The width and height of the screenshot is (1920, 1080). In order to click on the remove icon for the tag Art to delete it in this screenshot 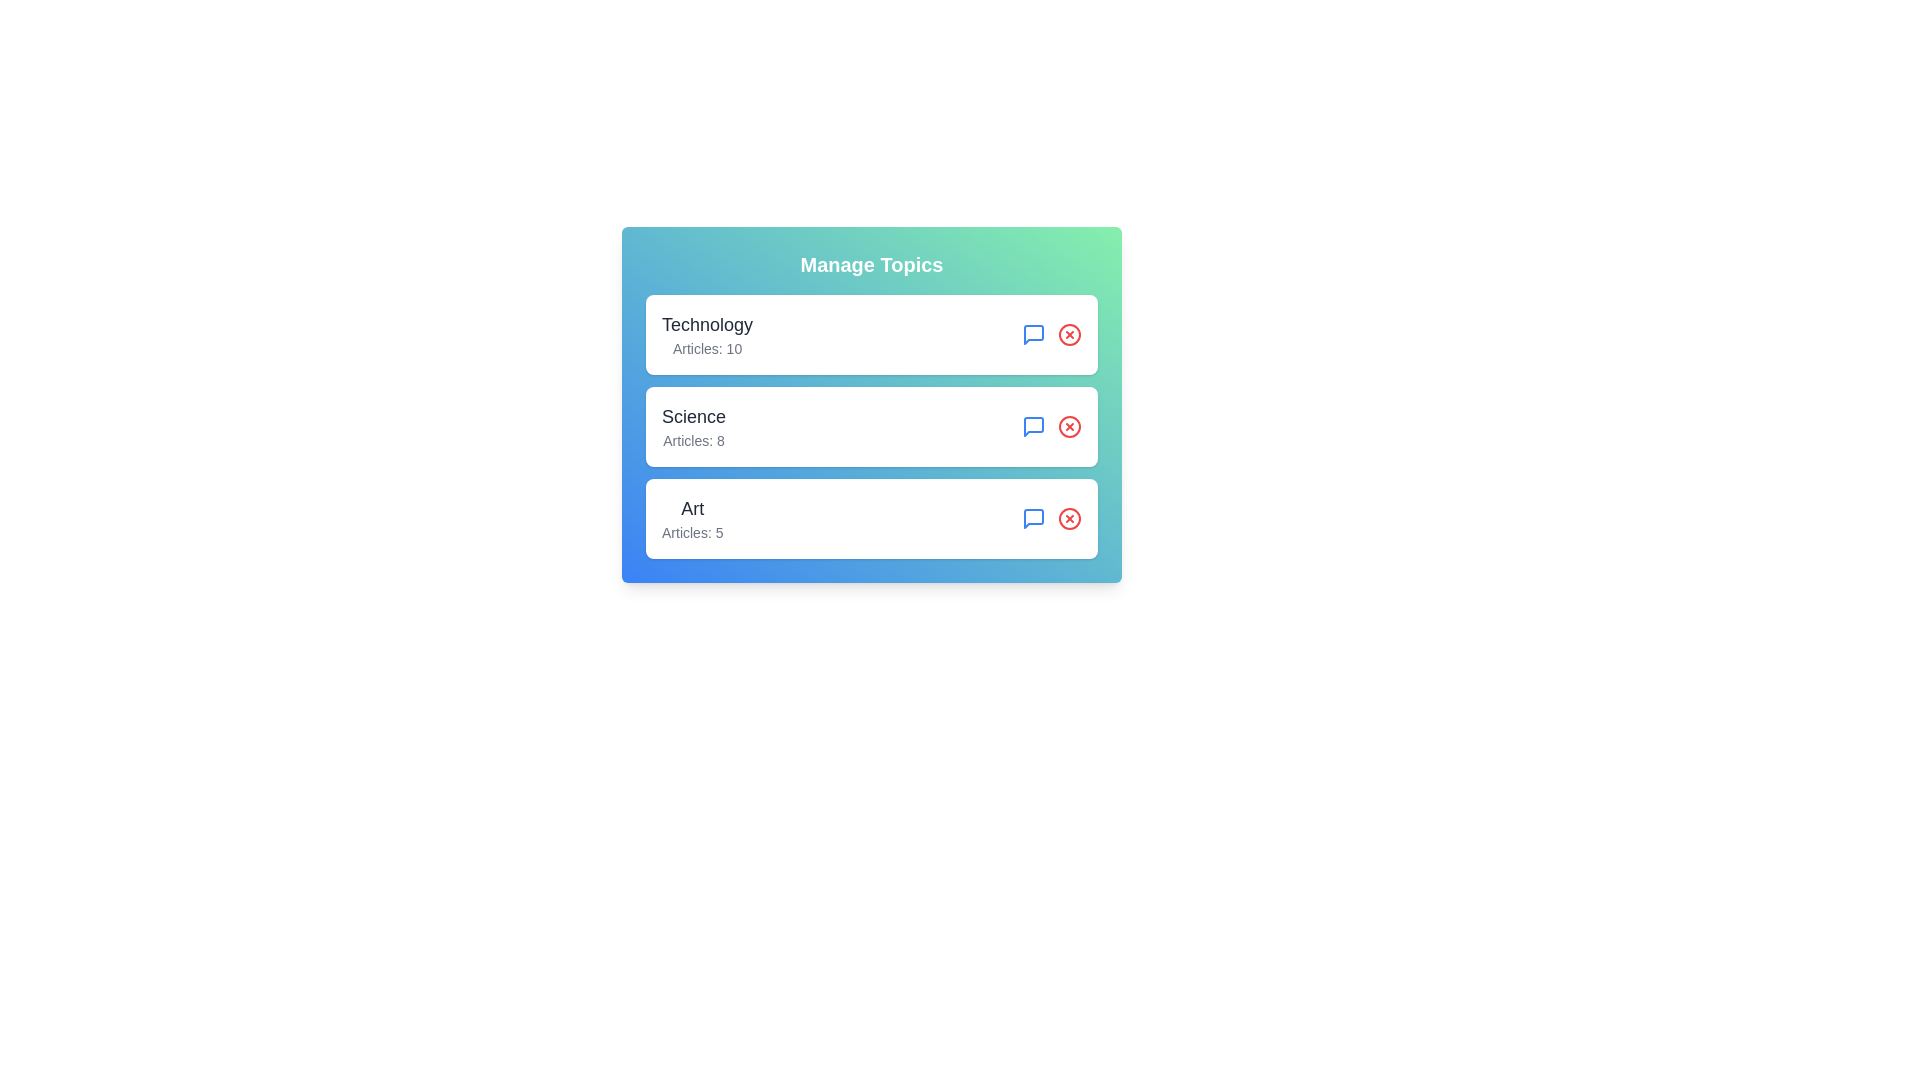, I will do `click(1069, 518)`.